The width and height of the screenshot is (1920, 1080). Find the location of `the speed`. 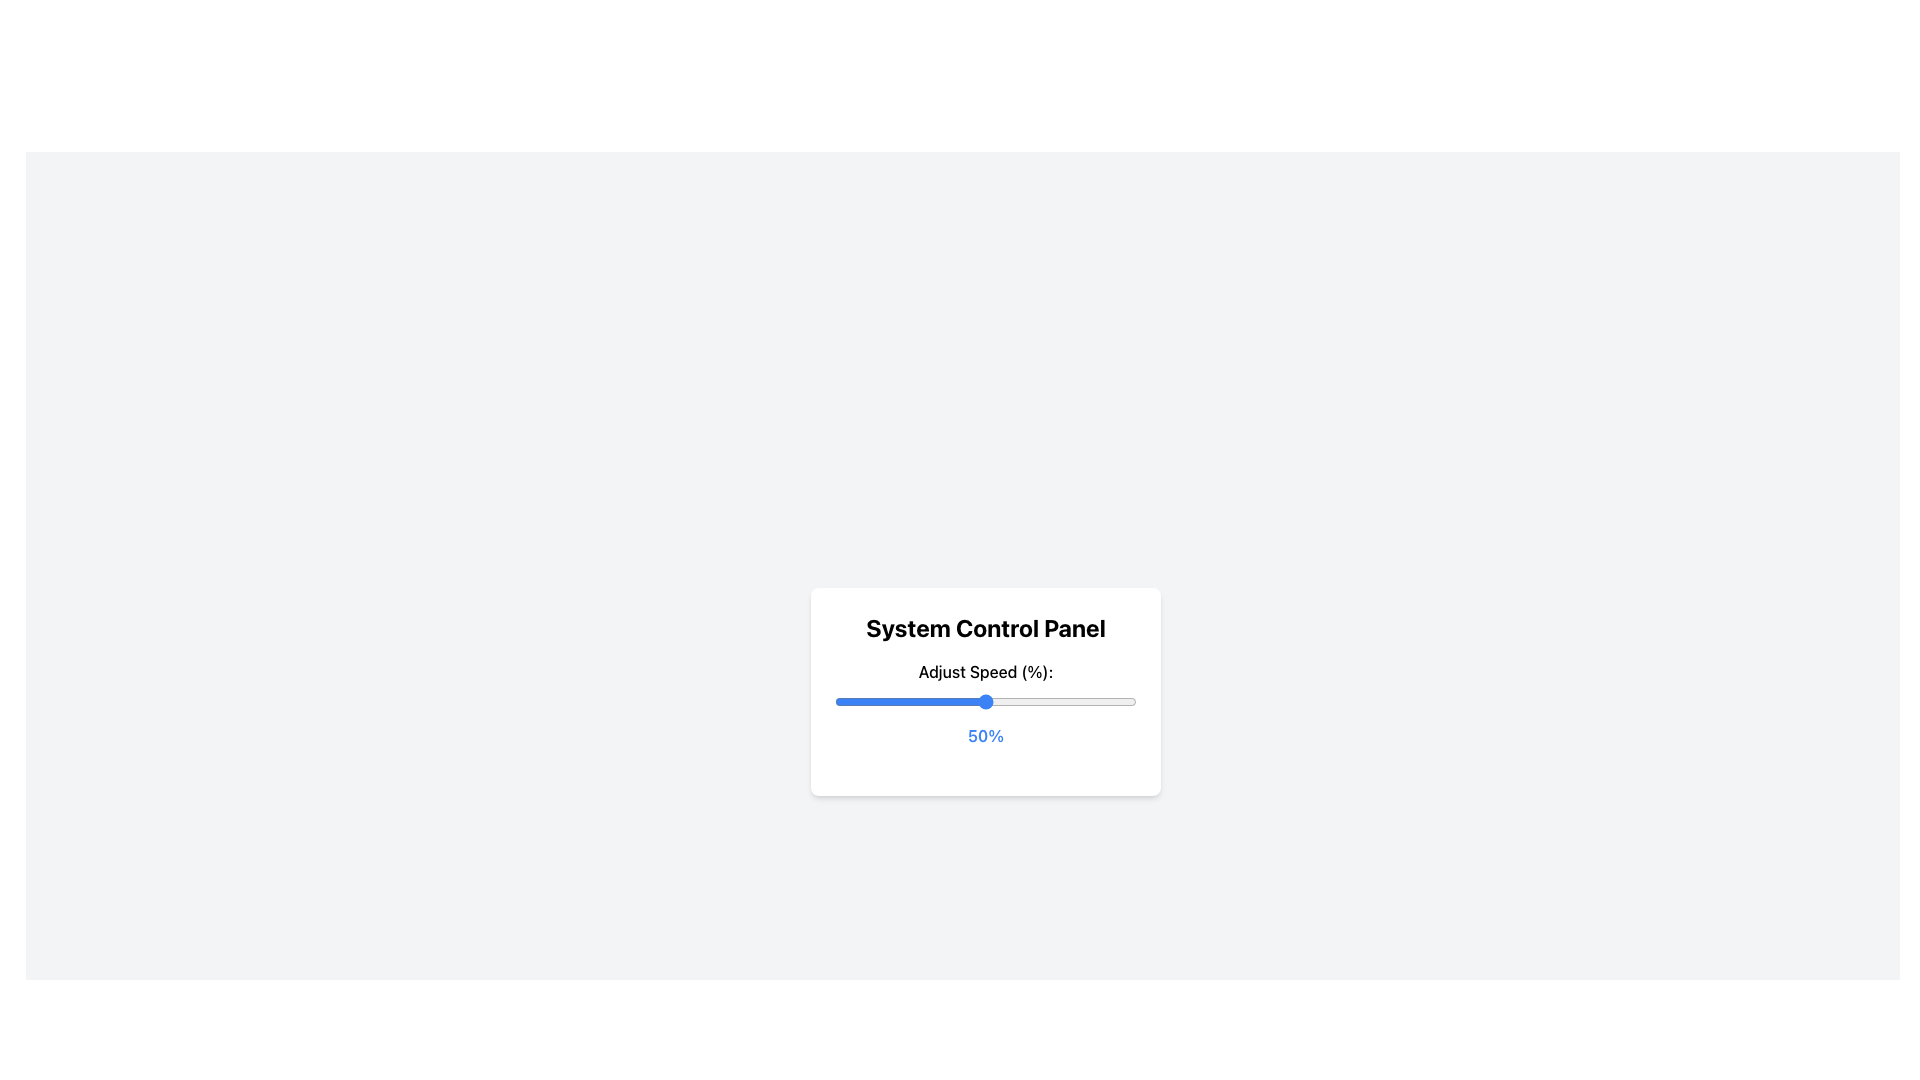

the speed is located at coordinates (912, 701).